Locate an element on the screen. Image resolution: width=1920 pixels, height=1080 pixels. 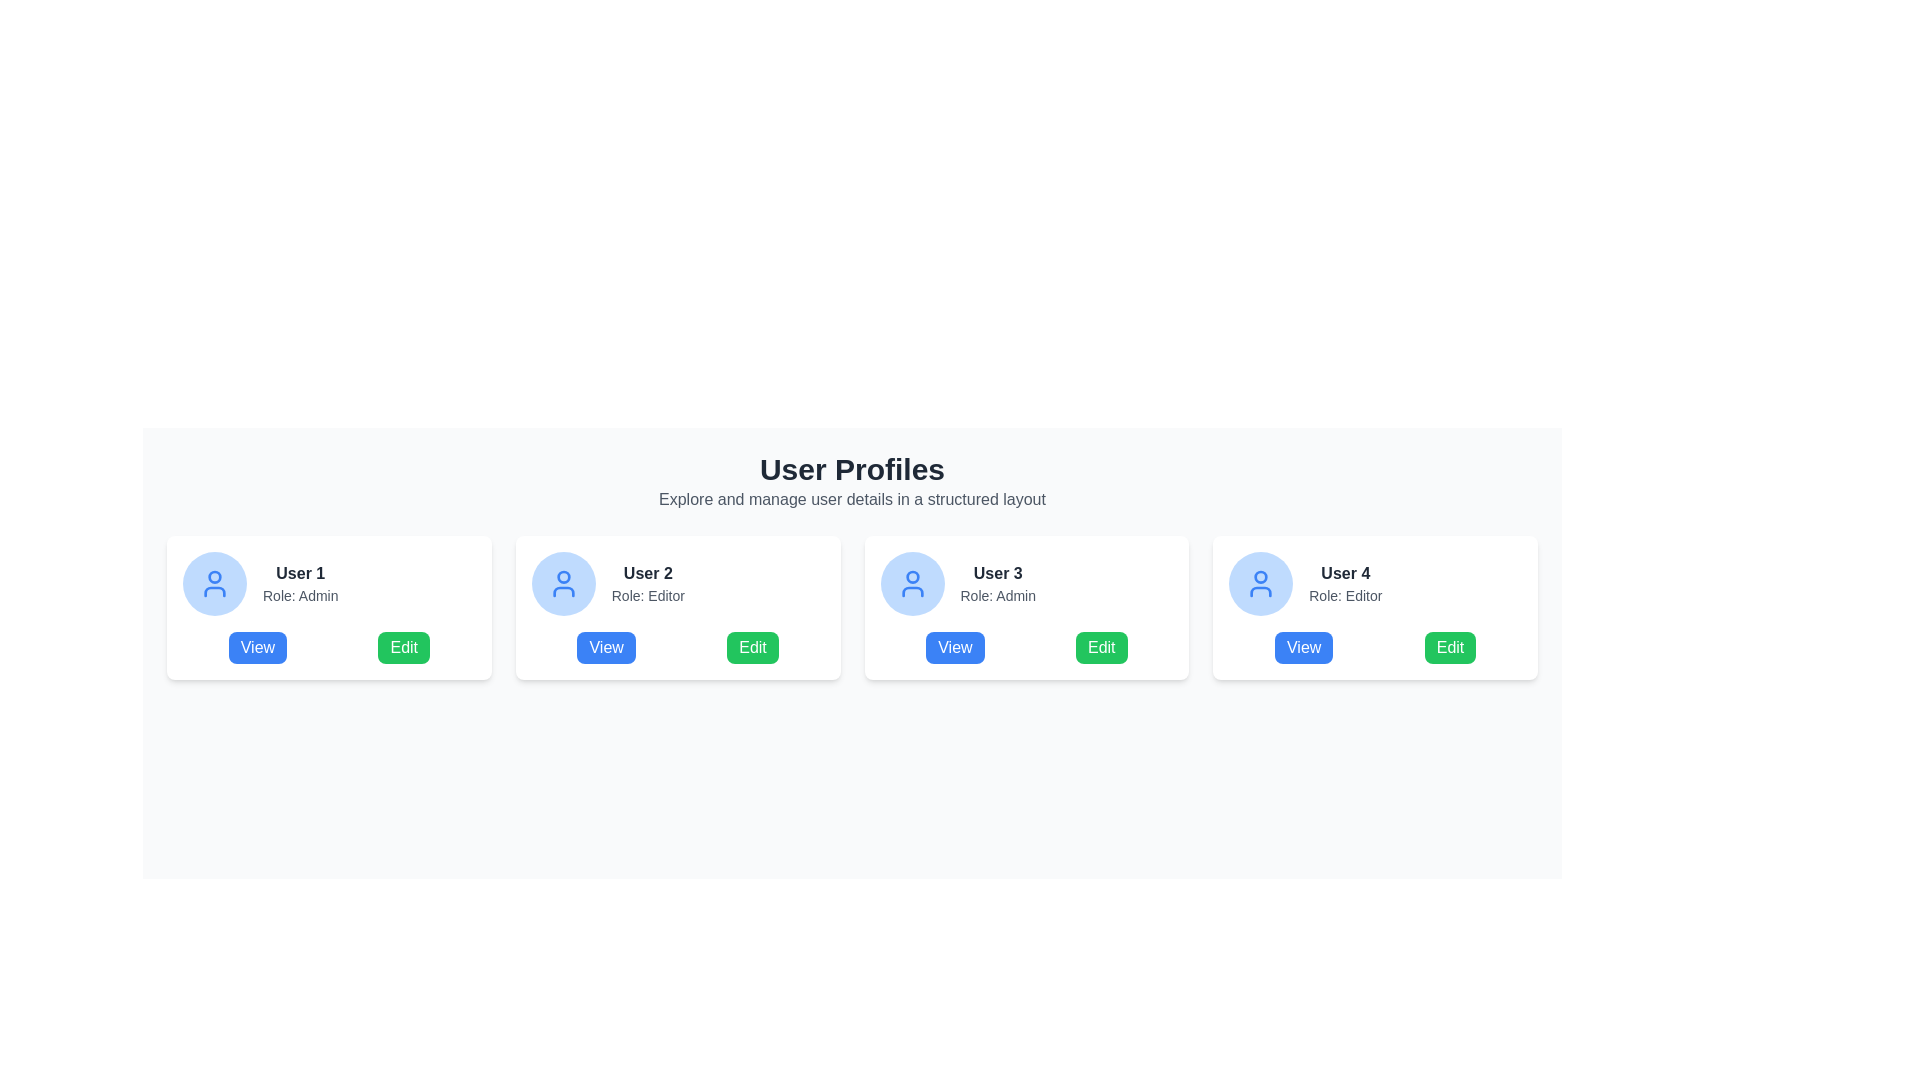
the 'Edit' button located to the right of the 'View' button in the bottom section of the UI card labeled 'User 1' to initiate an edit action is located at coordinates (403, 648).